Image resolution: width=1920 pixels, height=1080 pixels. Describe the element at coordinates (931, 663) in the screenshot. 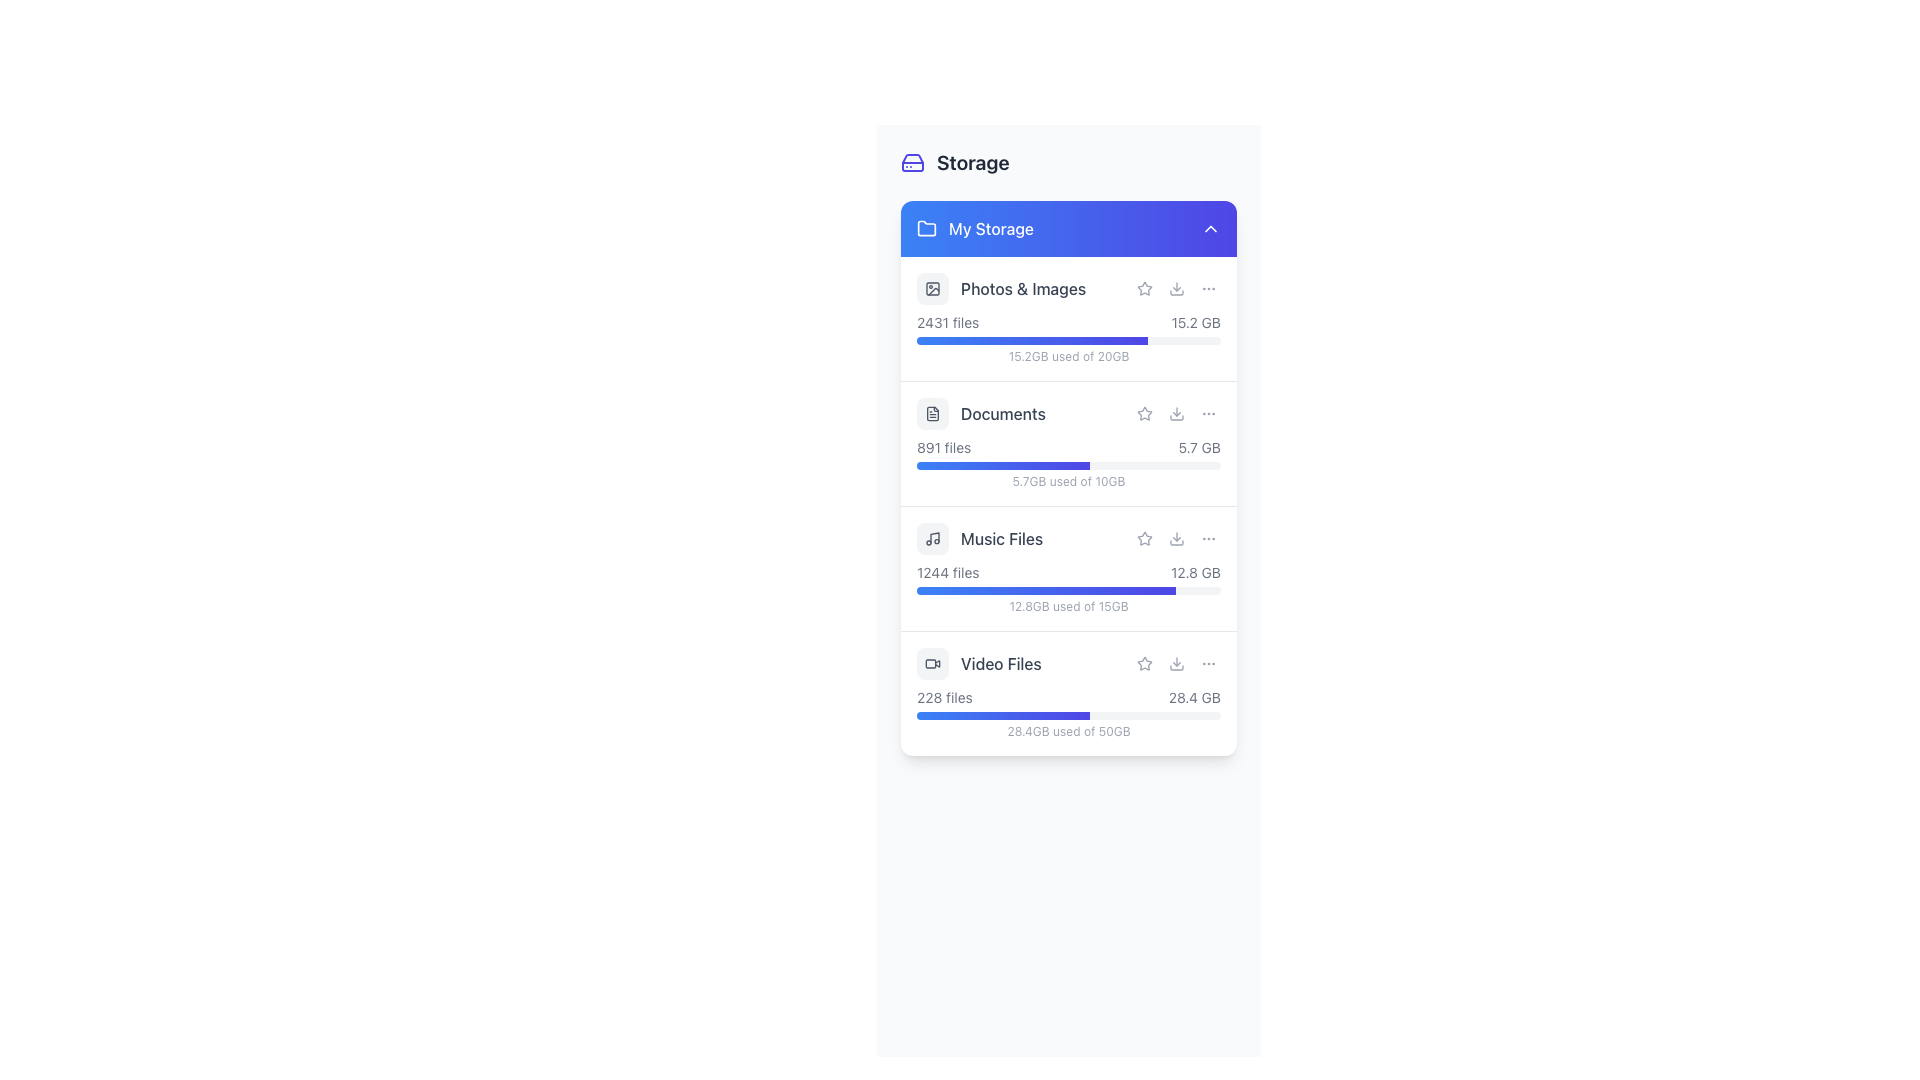

I see `the small gray video icon styled as a camera with a play-like indicator, located in the 'Video Files' section to the left of the text label` at that location.